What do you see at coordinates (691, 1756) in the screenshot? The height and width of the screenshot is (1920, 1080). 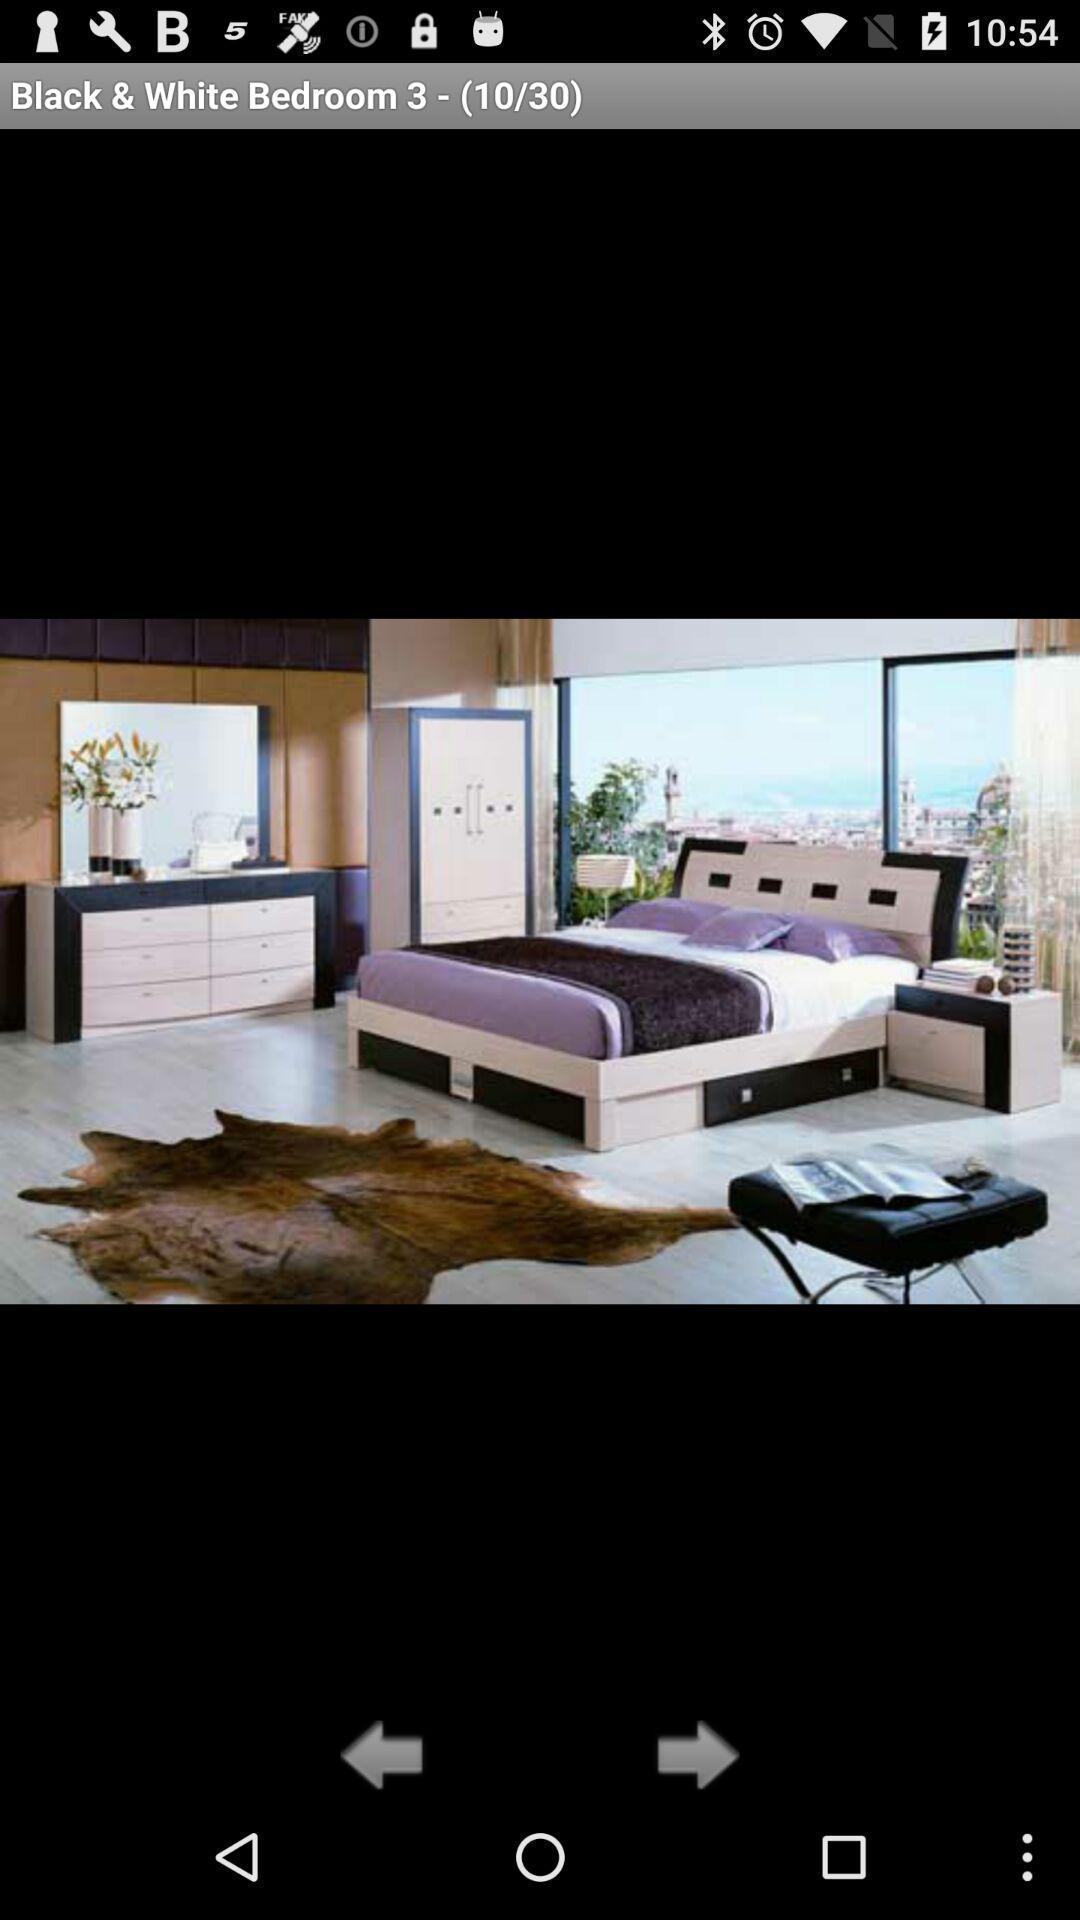 I see `the icon below black white bedroom` at bounding box center [691, 1756].